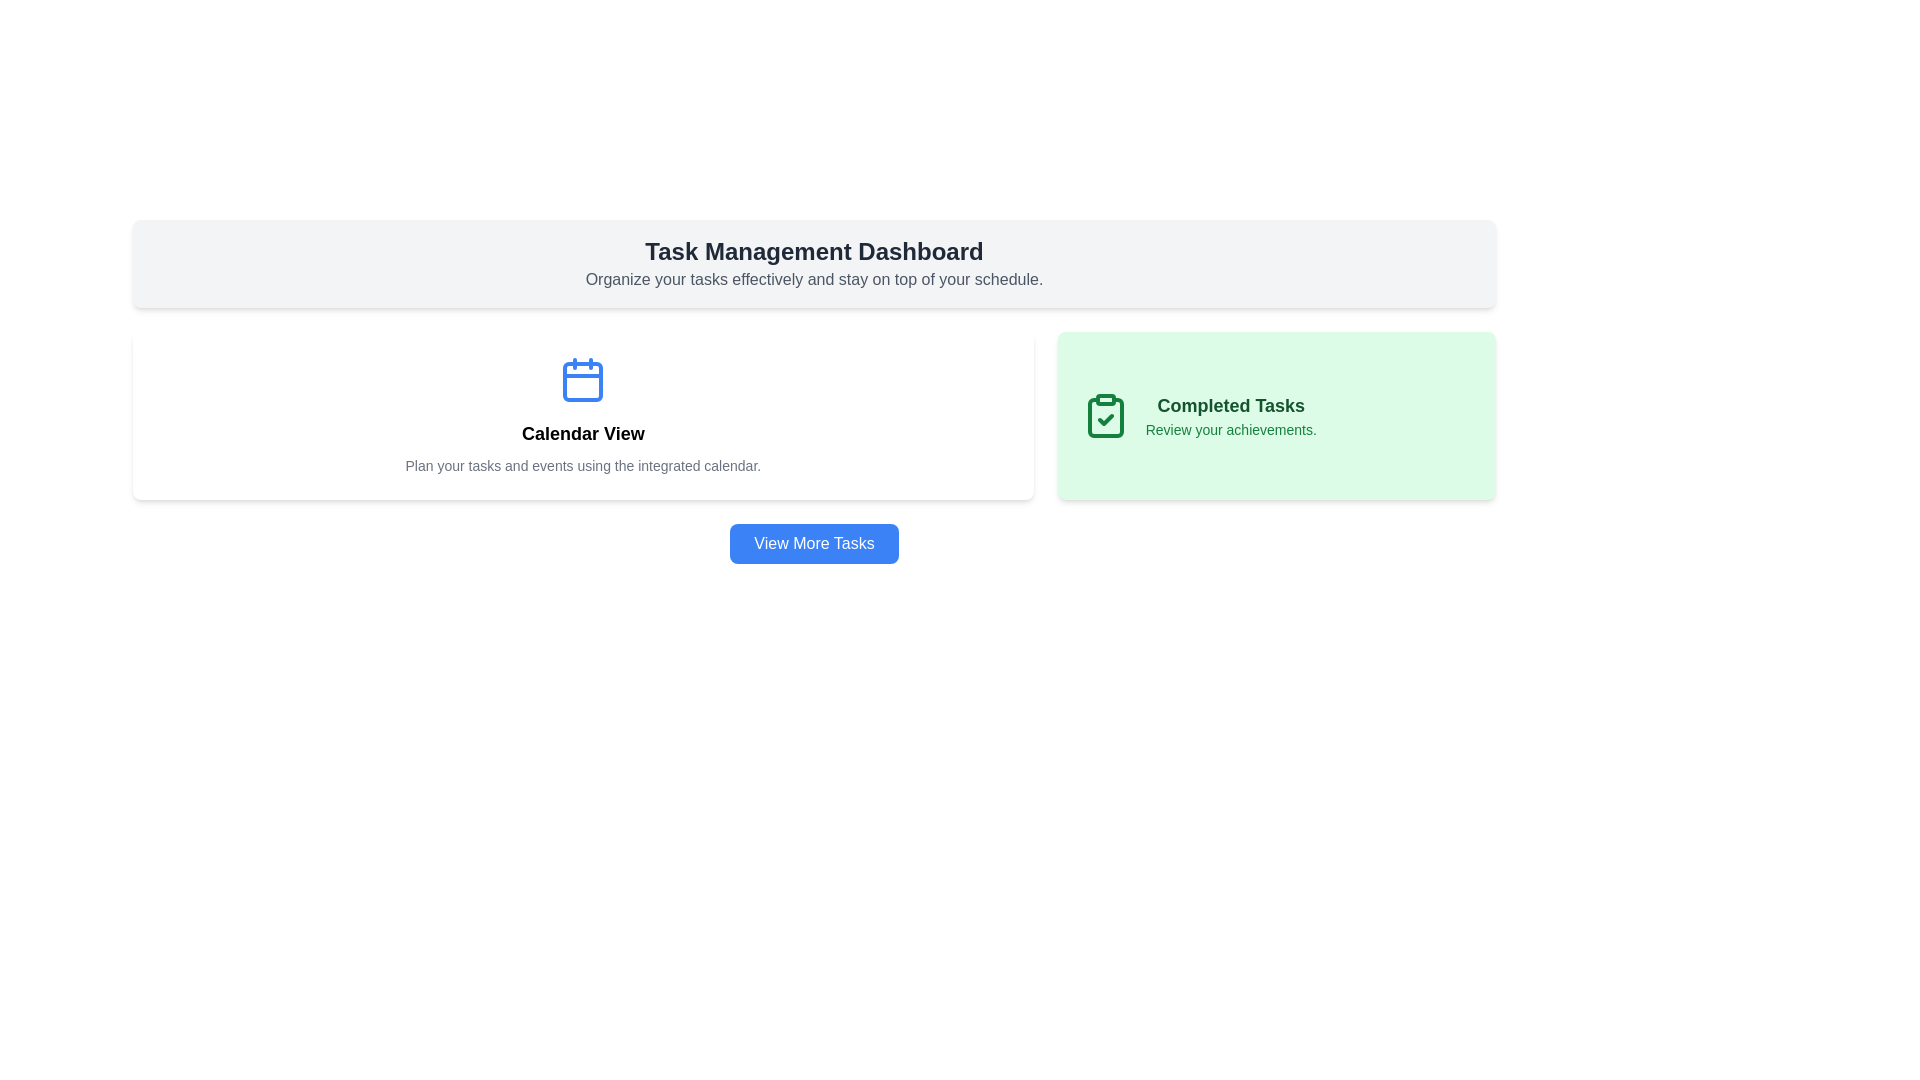  What do you see at coordinates (1230, 428) in the screenshot?
I see `the text label displaying 'Review your achievements.' which is located under the 'Completed Tasks' heading in the green-shaded card` at bounding box center [1230, 428].